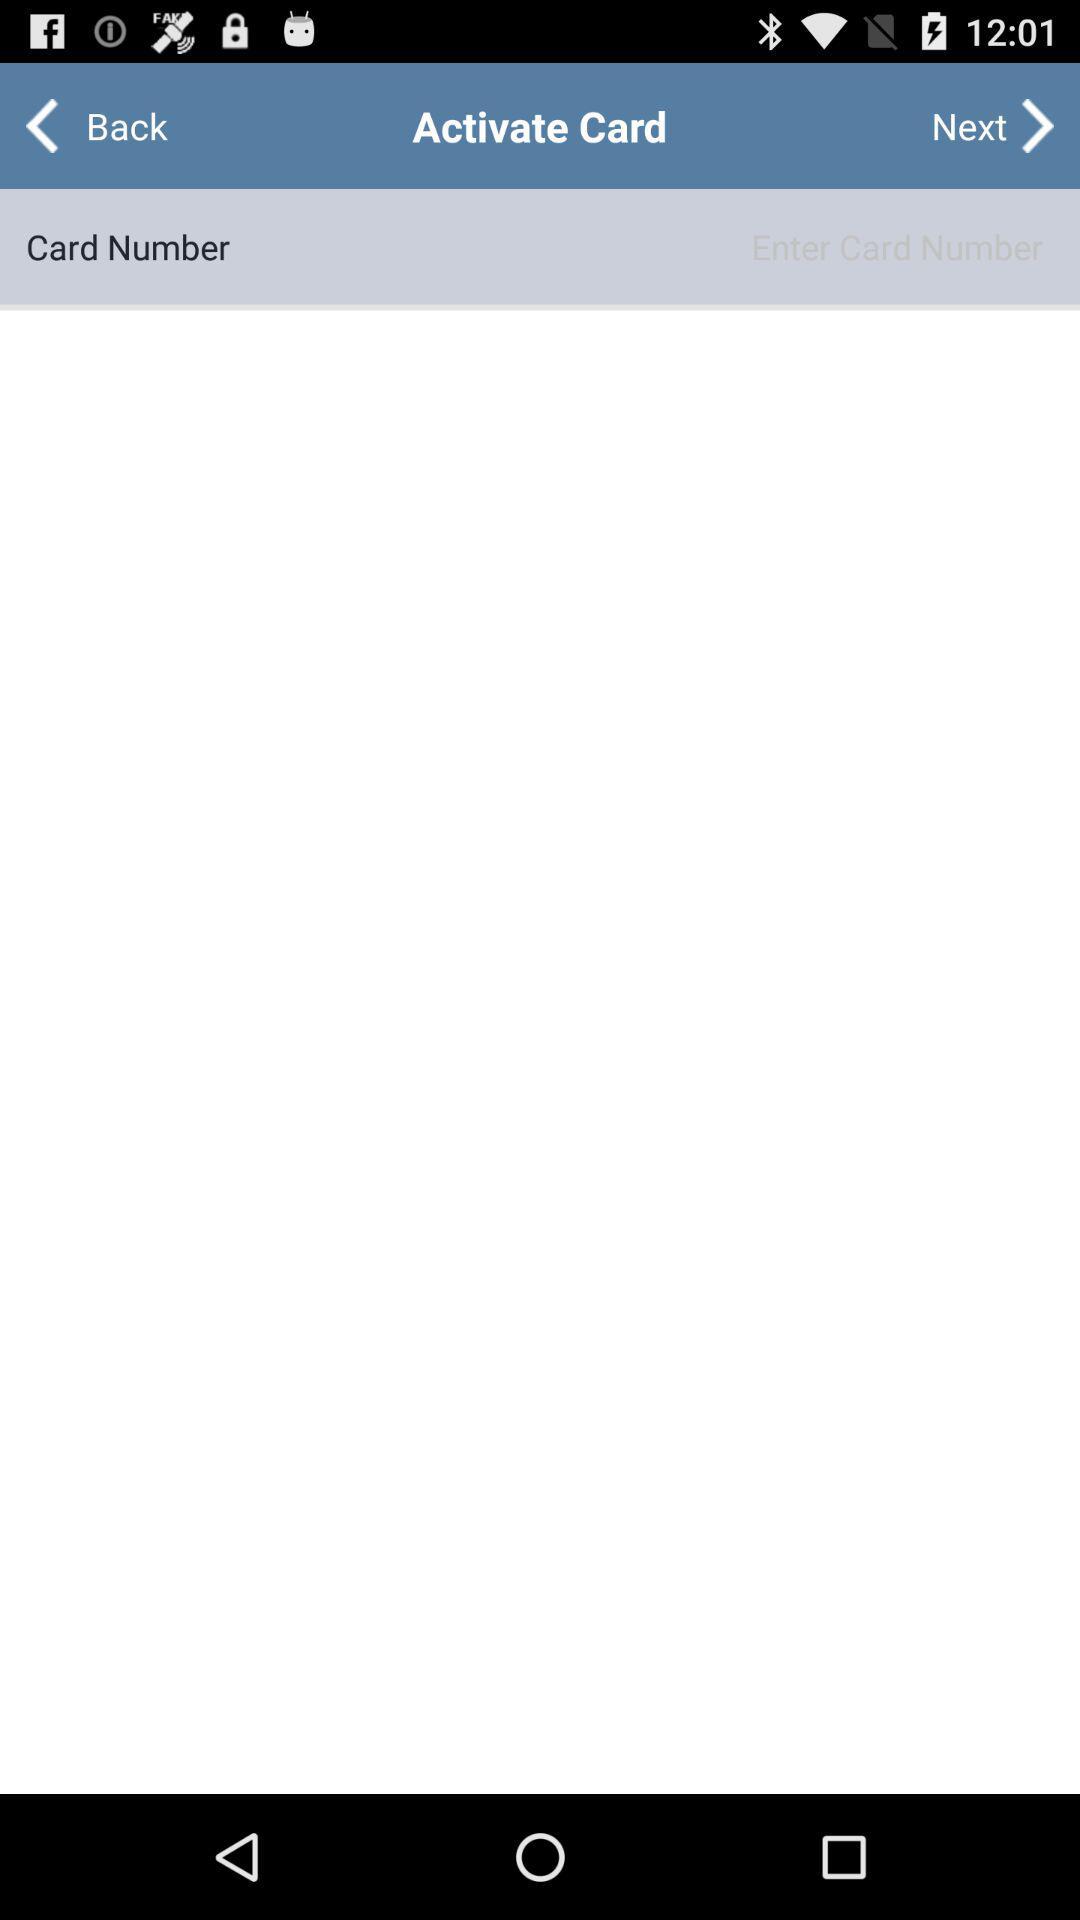  Describe the element at coordinates (110, 124) in the screenshot. I see `the app above card number item` at that location.